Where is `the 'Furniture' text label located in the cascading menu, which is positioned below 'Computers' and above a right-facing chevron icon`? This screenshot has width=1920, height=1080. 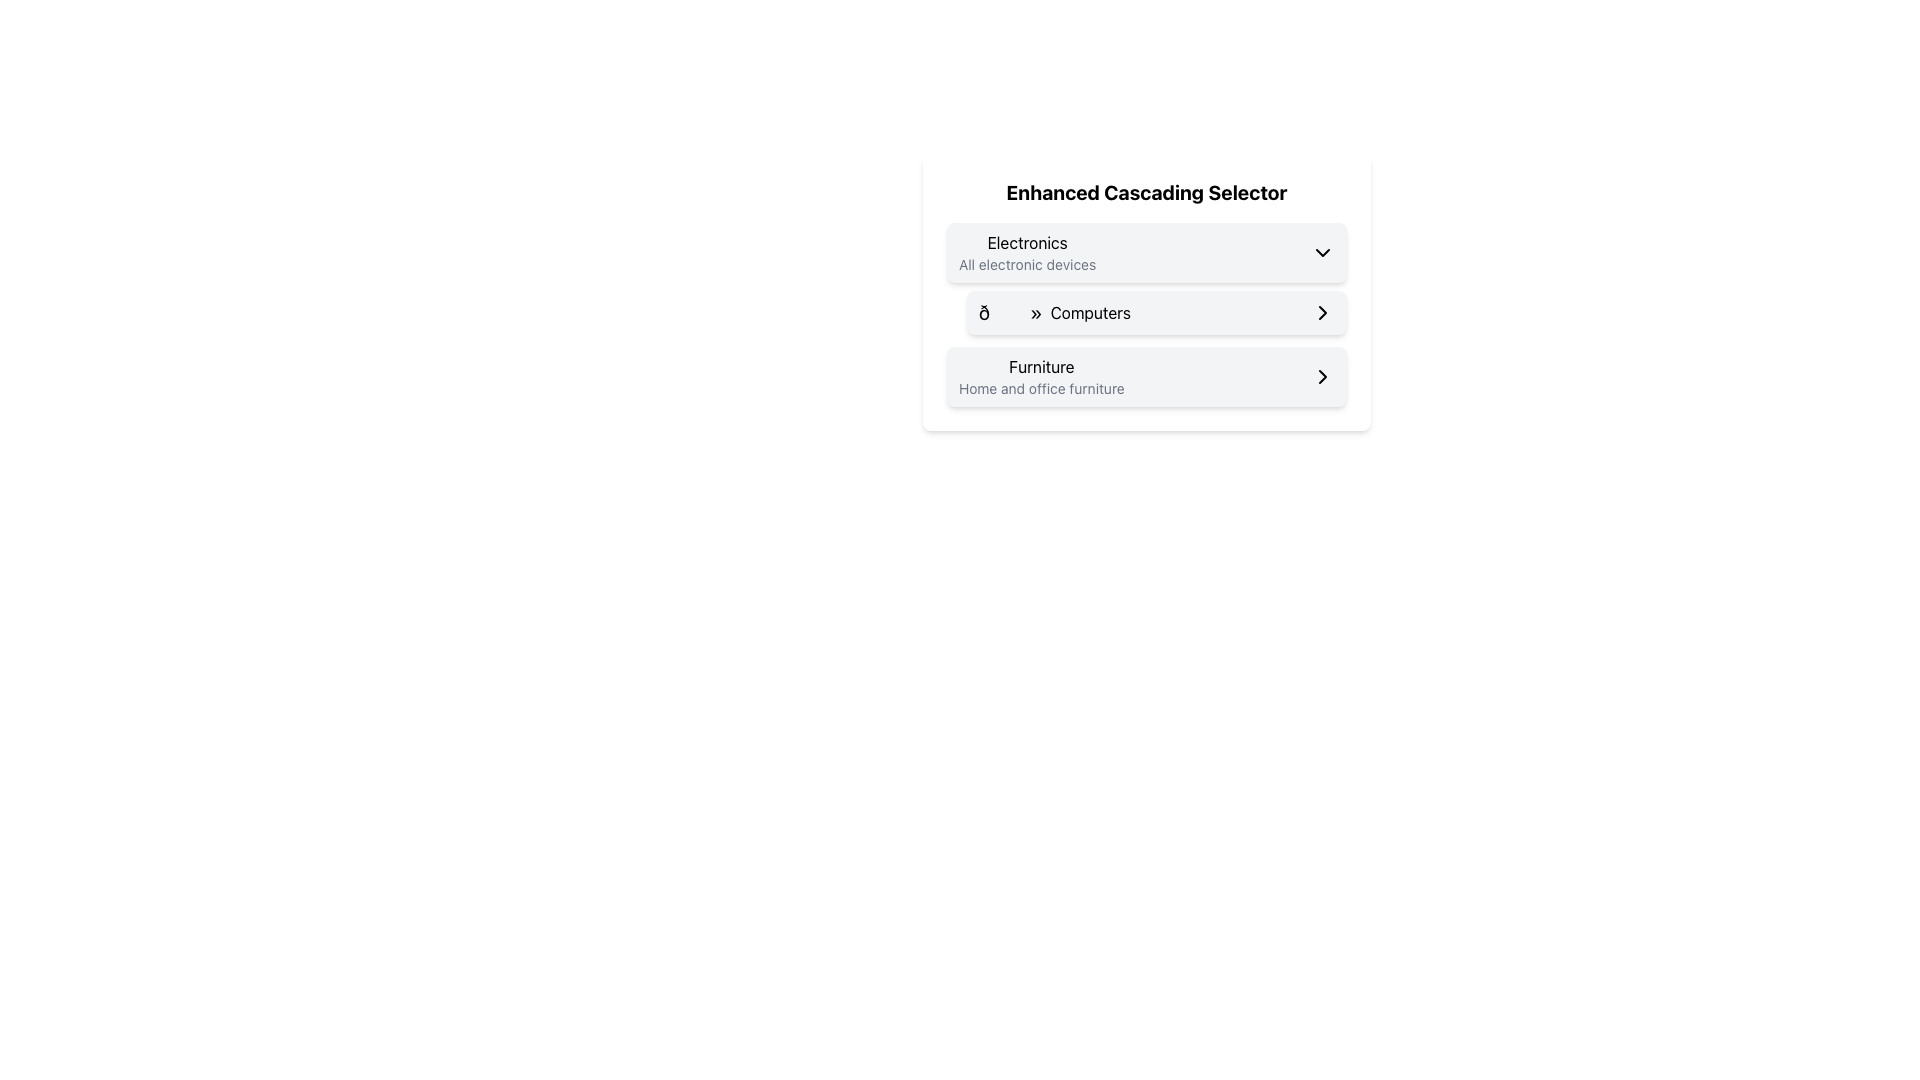 the 'Furniture' text label located in the cascading menu, which is positioned below 'Computers' and above a right-facing chevron icon is located at coordinates (1040, 377).